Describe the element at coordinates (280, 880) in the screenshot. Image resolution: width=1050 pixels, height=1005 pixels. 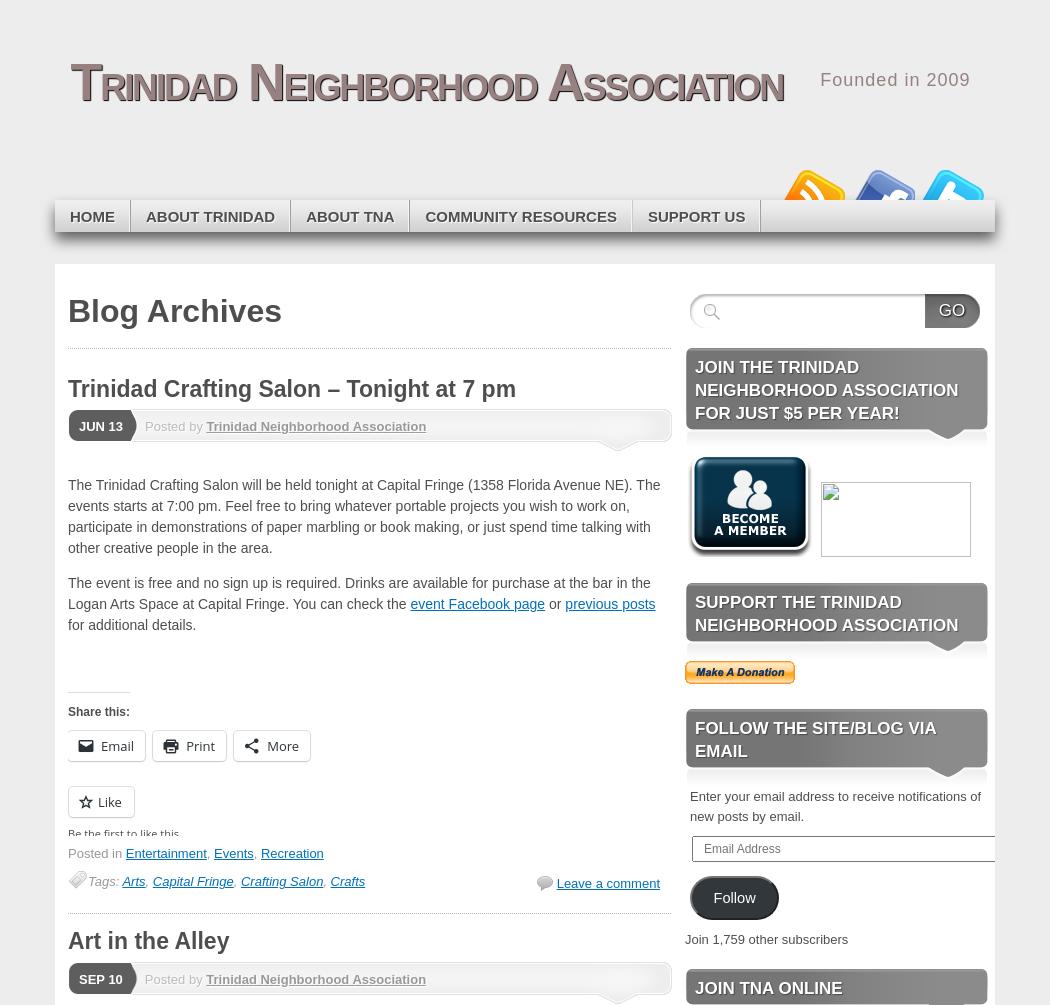
I see `'Crafting Salon'` at that location.